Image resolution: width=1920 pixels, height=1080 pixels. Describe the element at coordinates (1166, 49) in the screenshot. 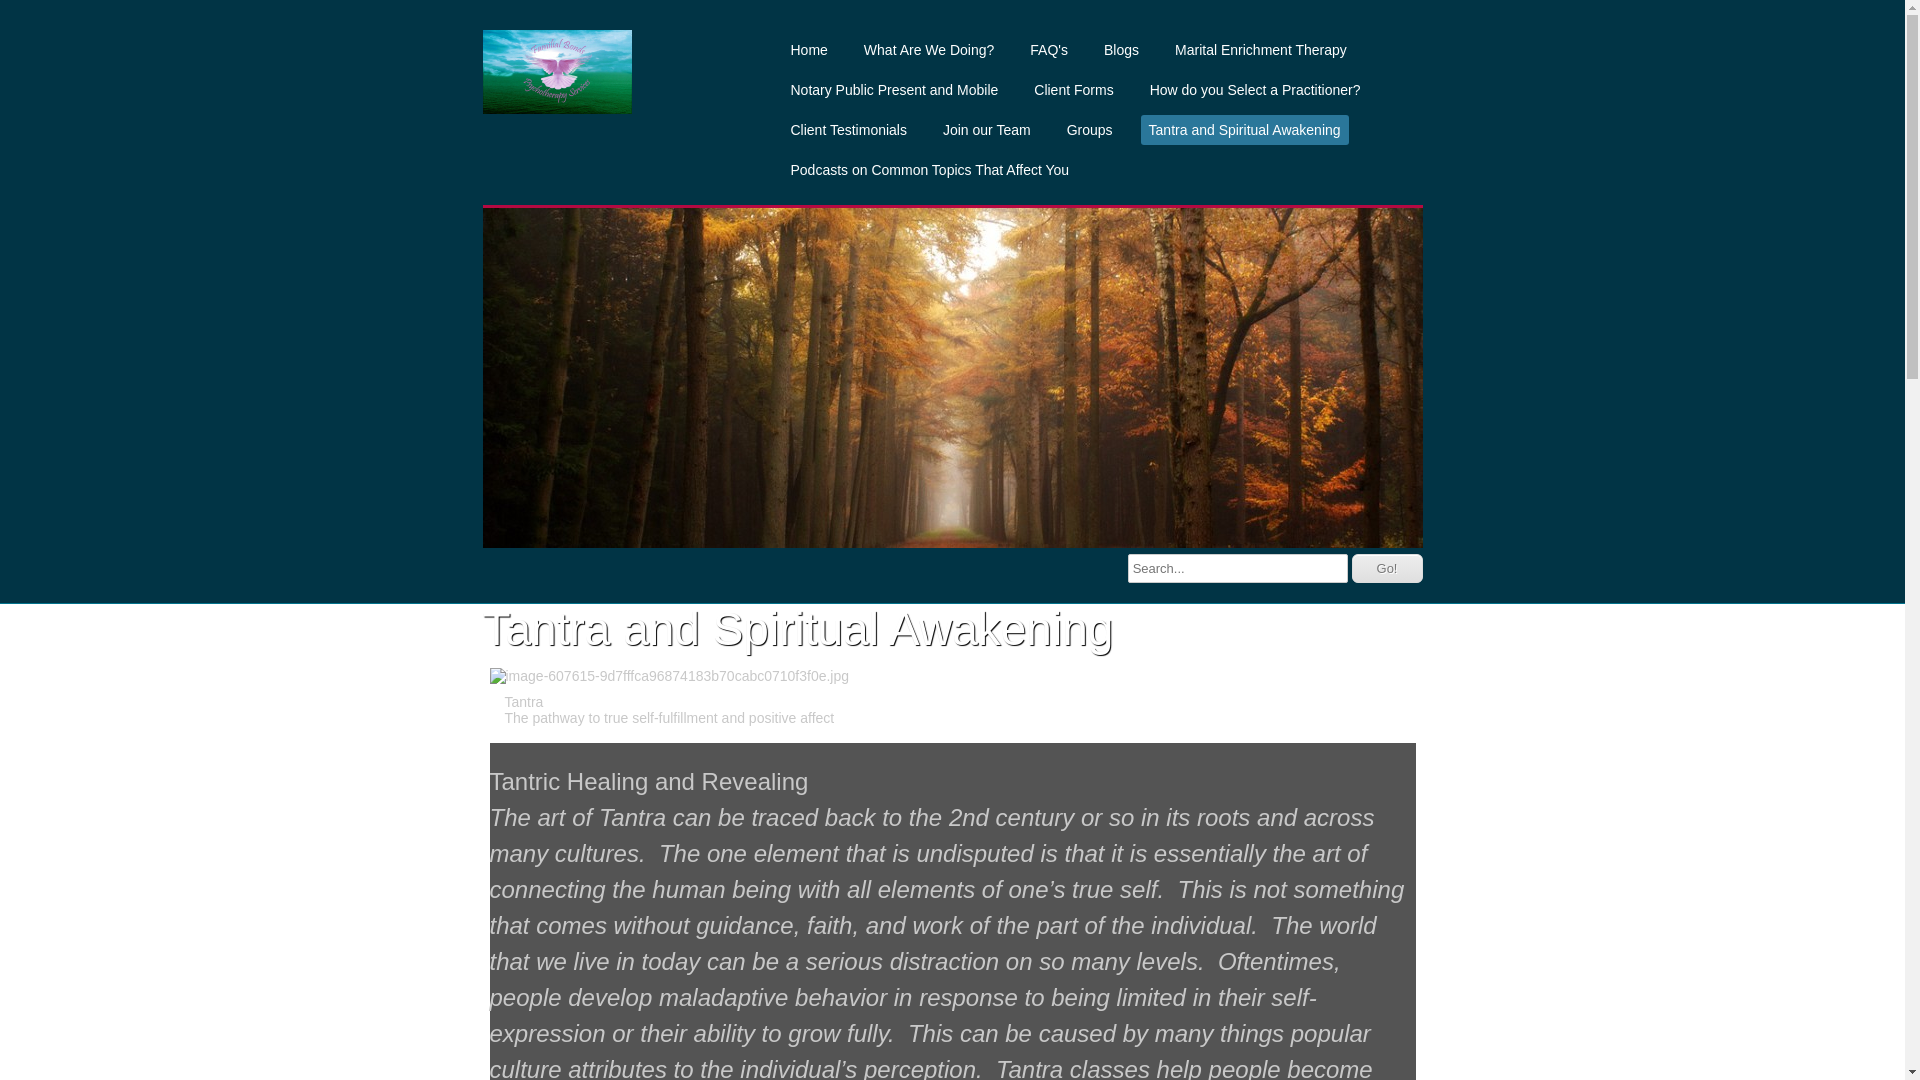

I see `'Marital Enrichment Therapy'` at that location.